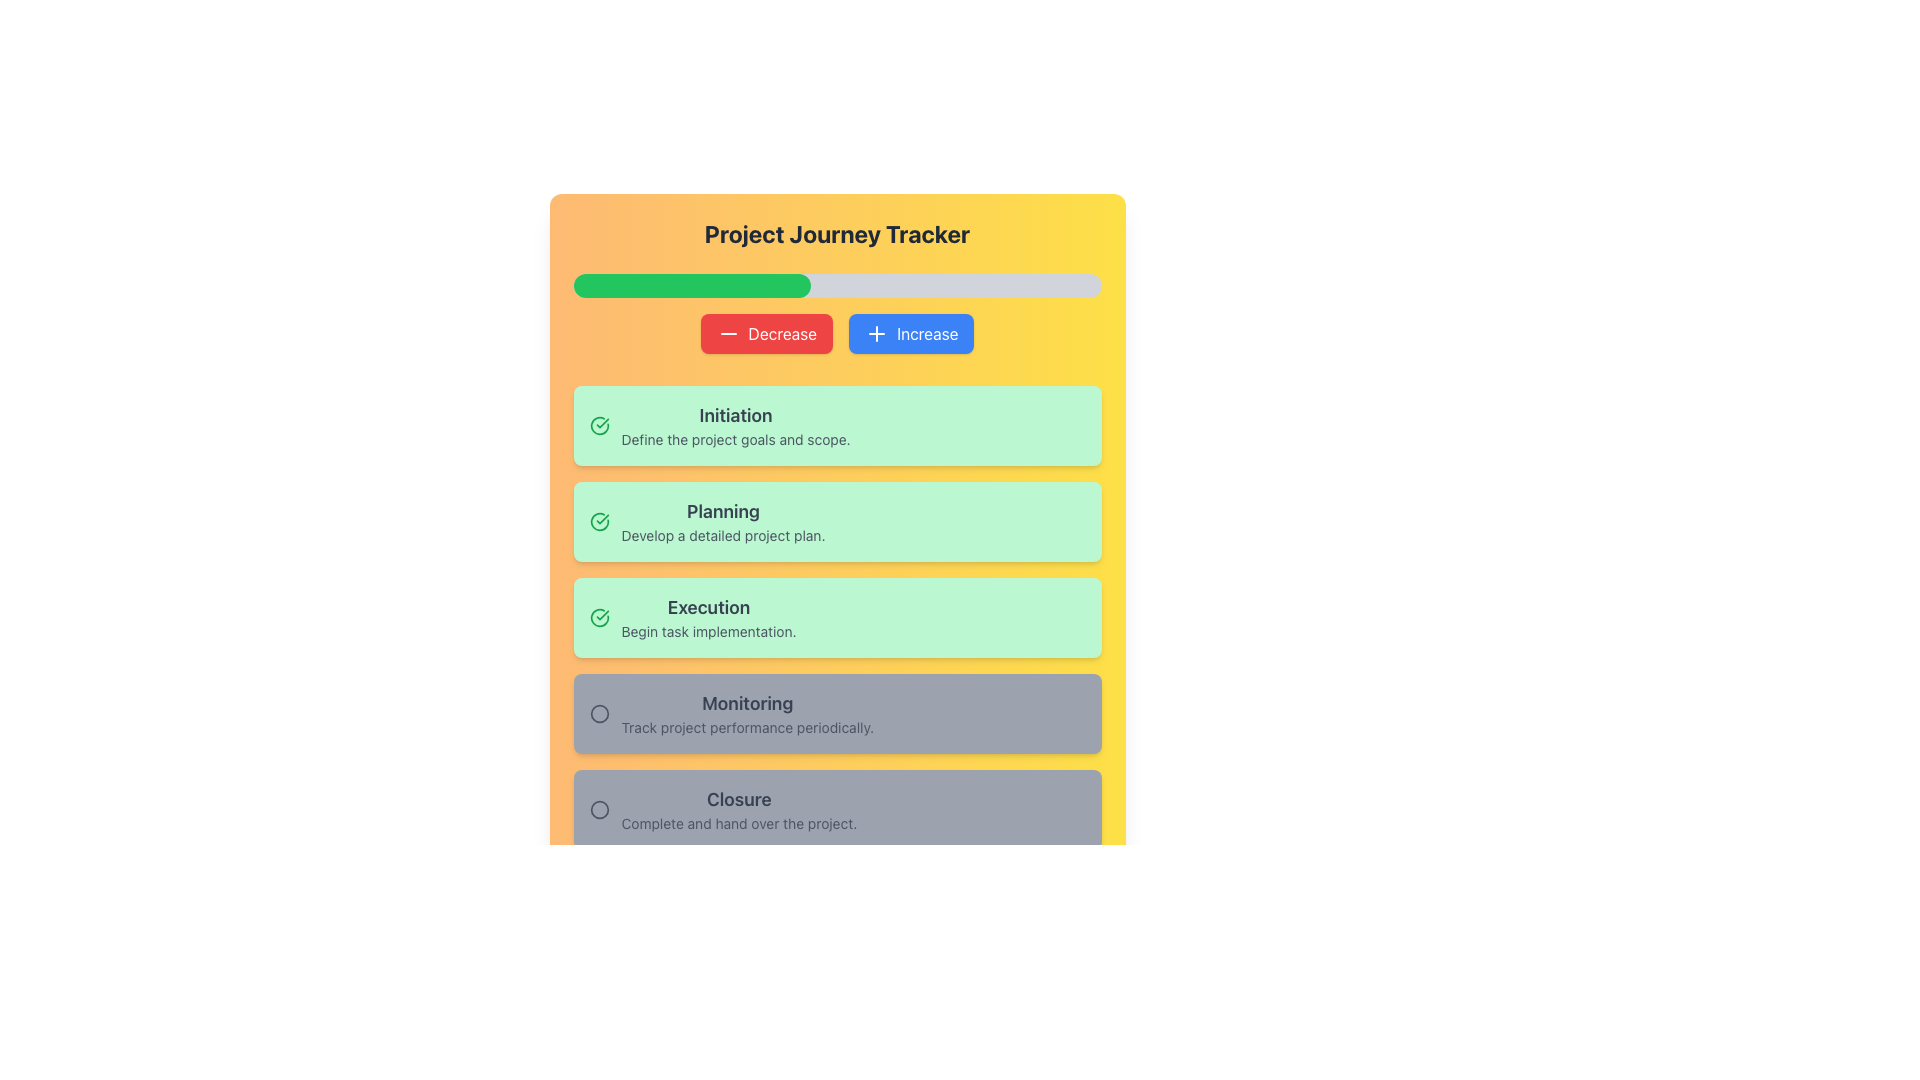 This screenshot has height=1080, width=1920. Describe the element at coordinates (722, 535) in the screenshot. I see `the text block displaying 'Develop a detailed project plan.' located below the 'Planning' title in a light green rectangular section` at that location.